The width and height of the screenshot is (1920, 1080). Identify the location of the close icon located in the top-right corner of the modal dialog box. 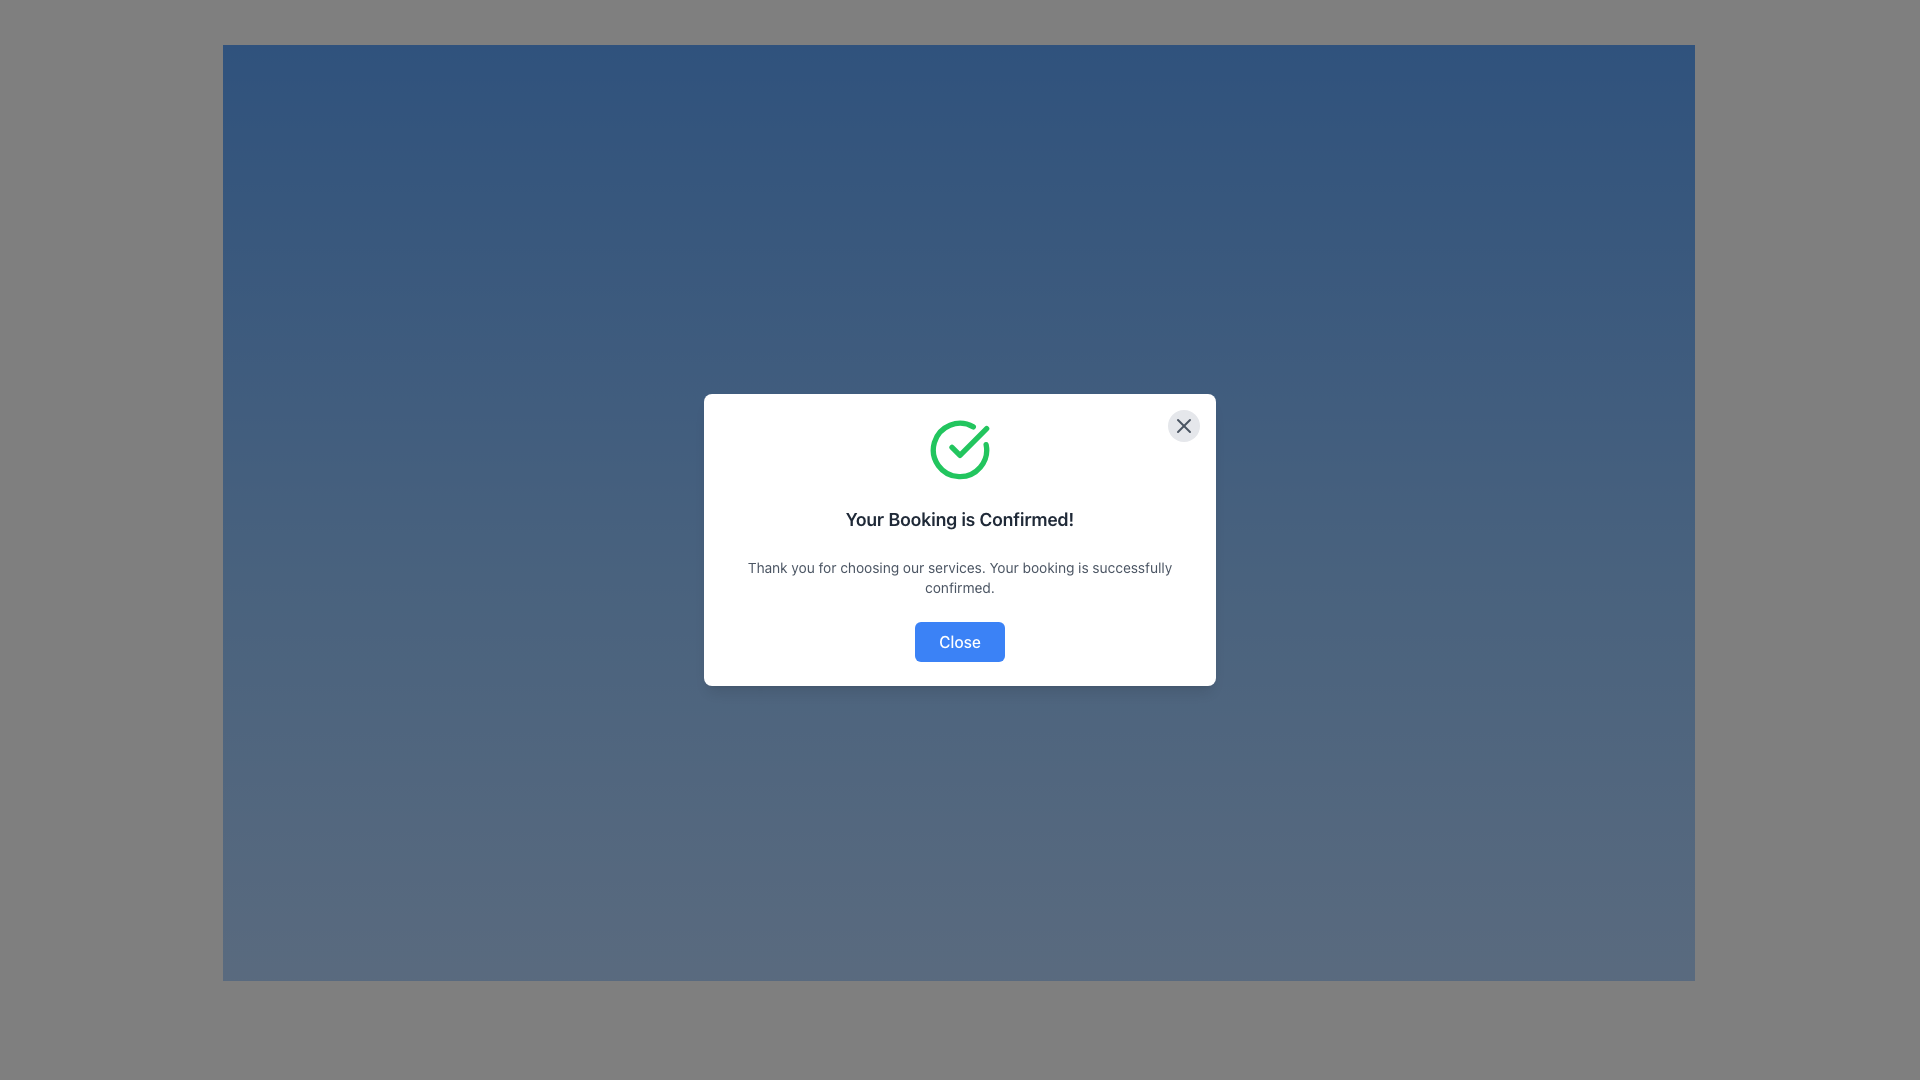
(1184, 424).